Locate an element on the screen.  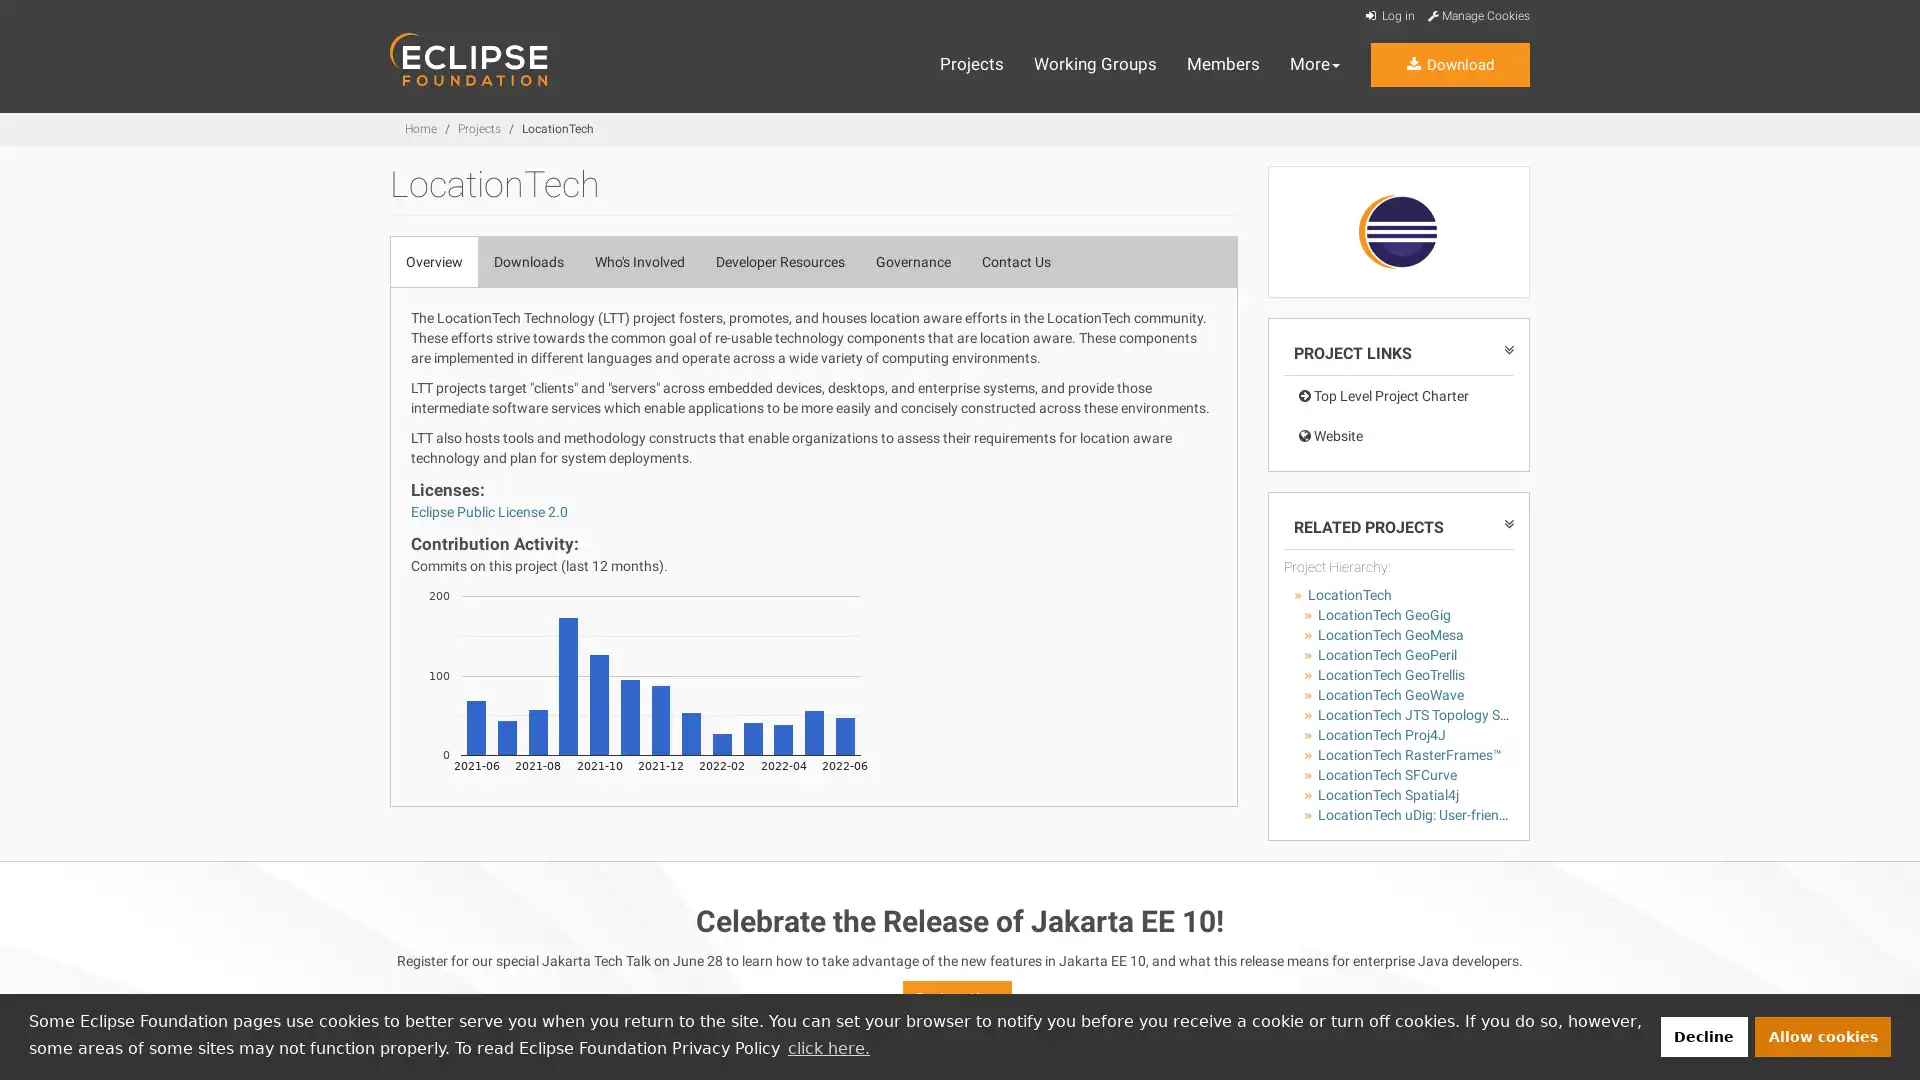
allow cookies is located at coordinates (1823, 1035).